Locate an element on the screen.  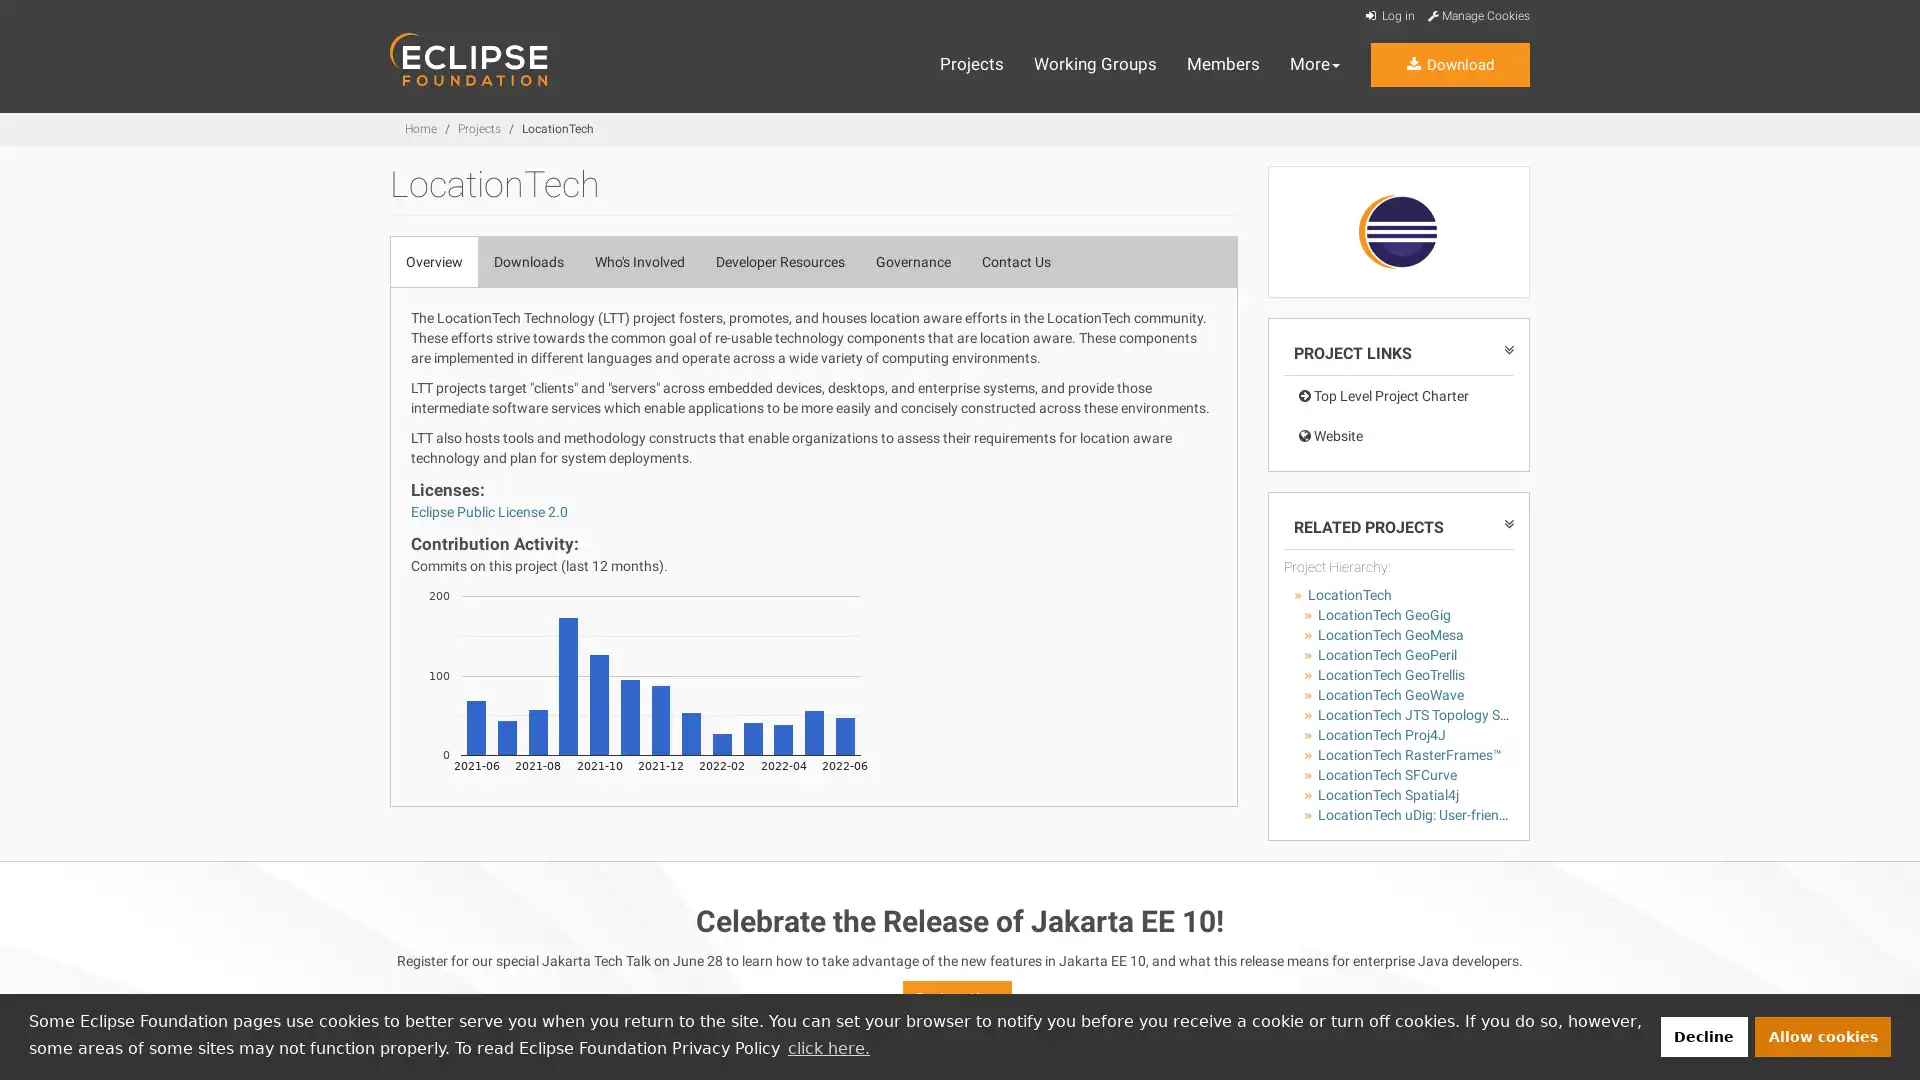
allow cookies is located at coordinates (1823, 1035).